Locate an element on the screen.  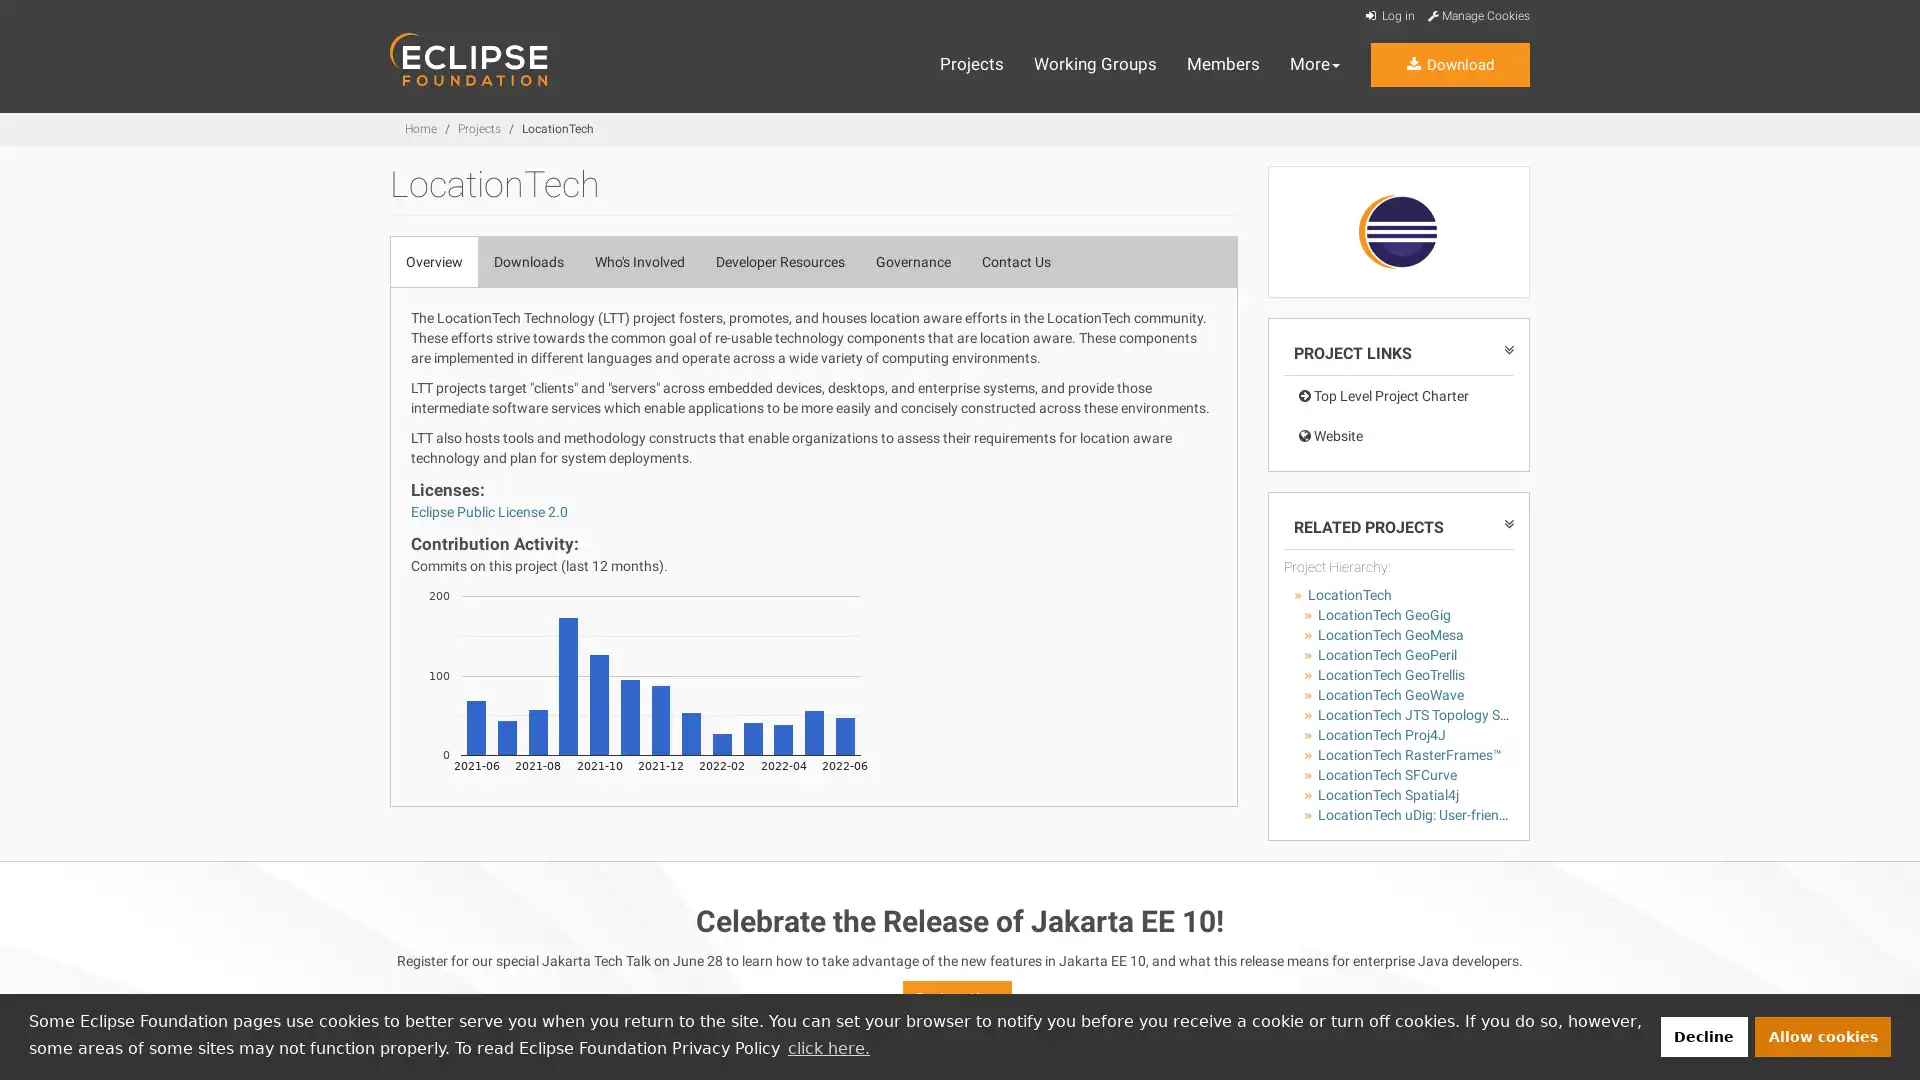
allow cookies is located at coordinates (1823, 1035).